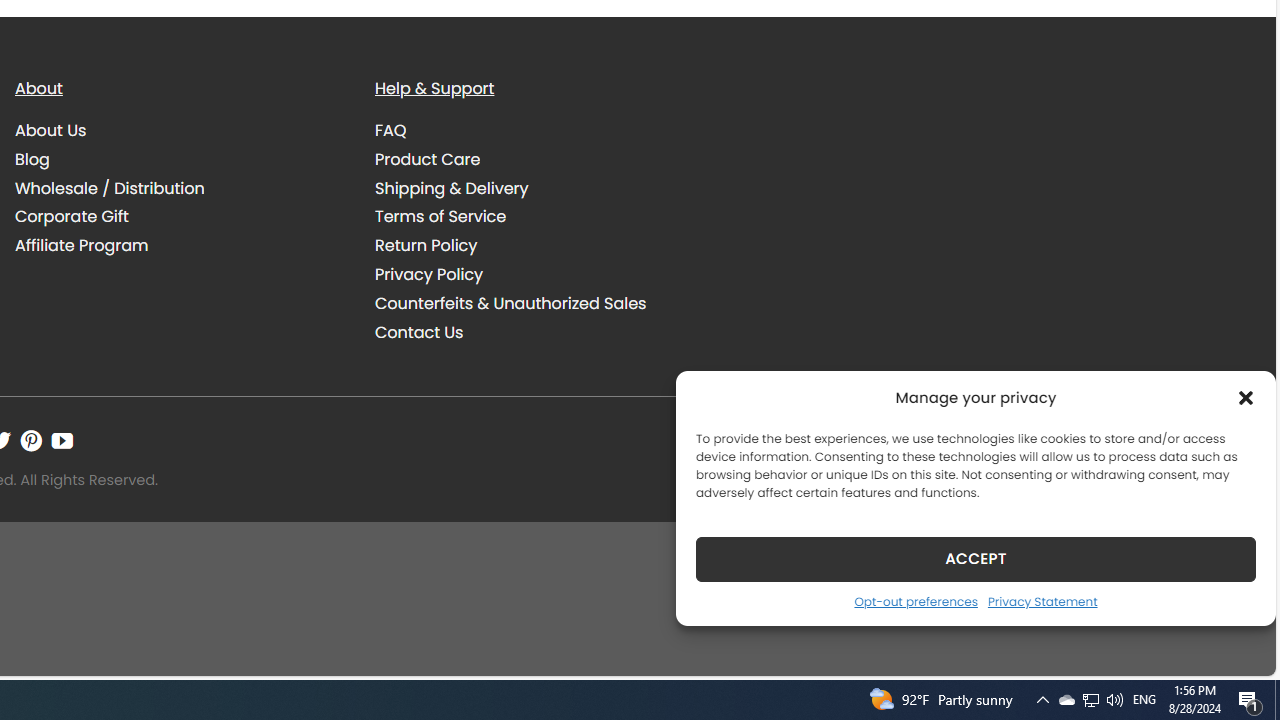 Image resolution: width=1280 pixels, height=720 pixels. What do you see at coordinates (540, 245) in the screenshot?
I see `'Return Policy'` at bounding box center [540, 245].